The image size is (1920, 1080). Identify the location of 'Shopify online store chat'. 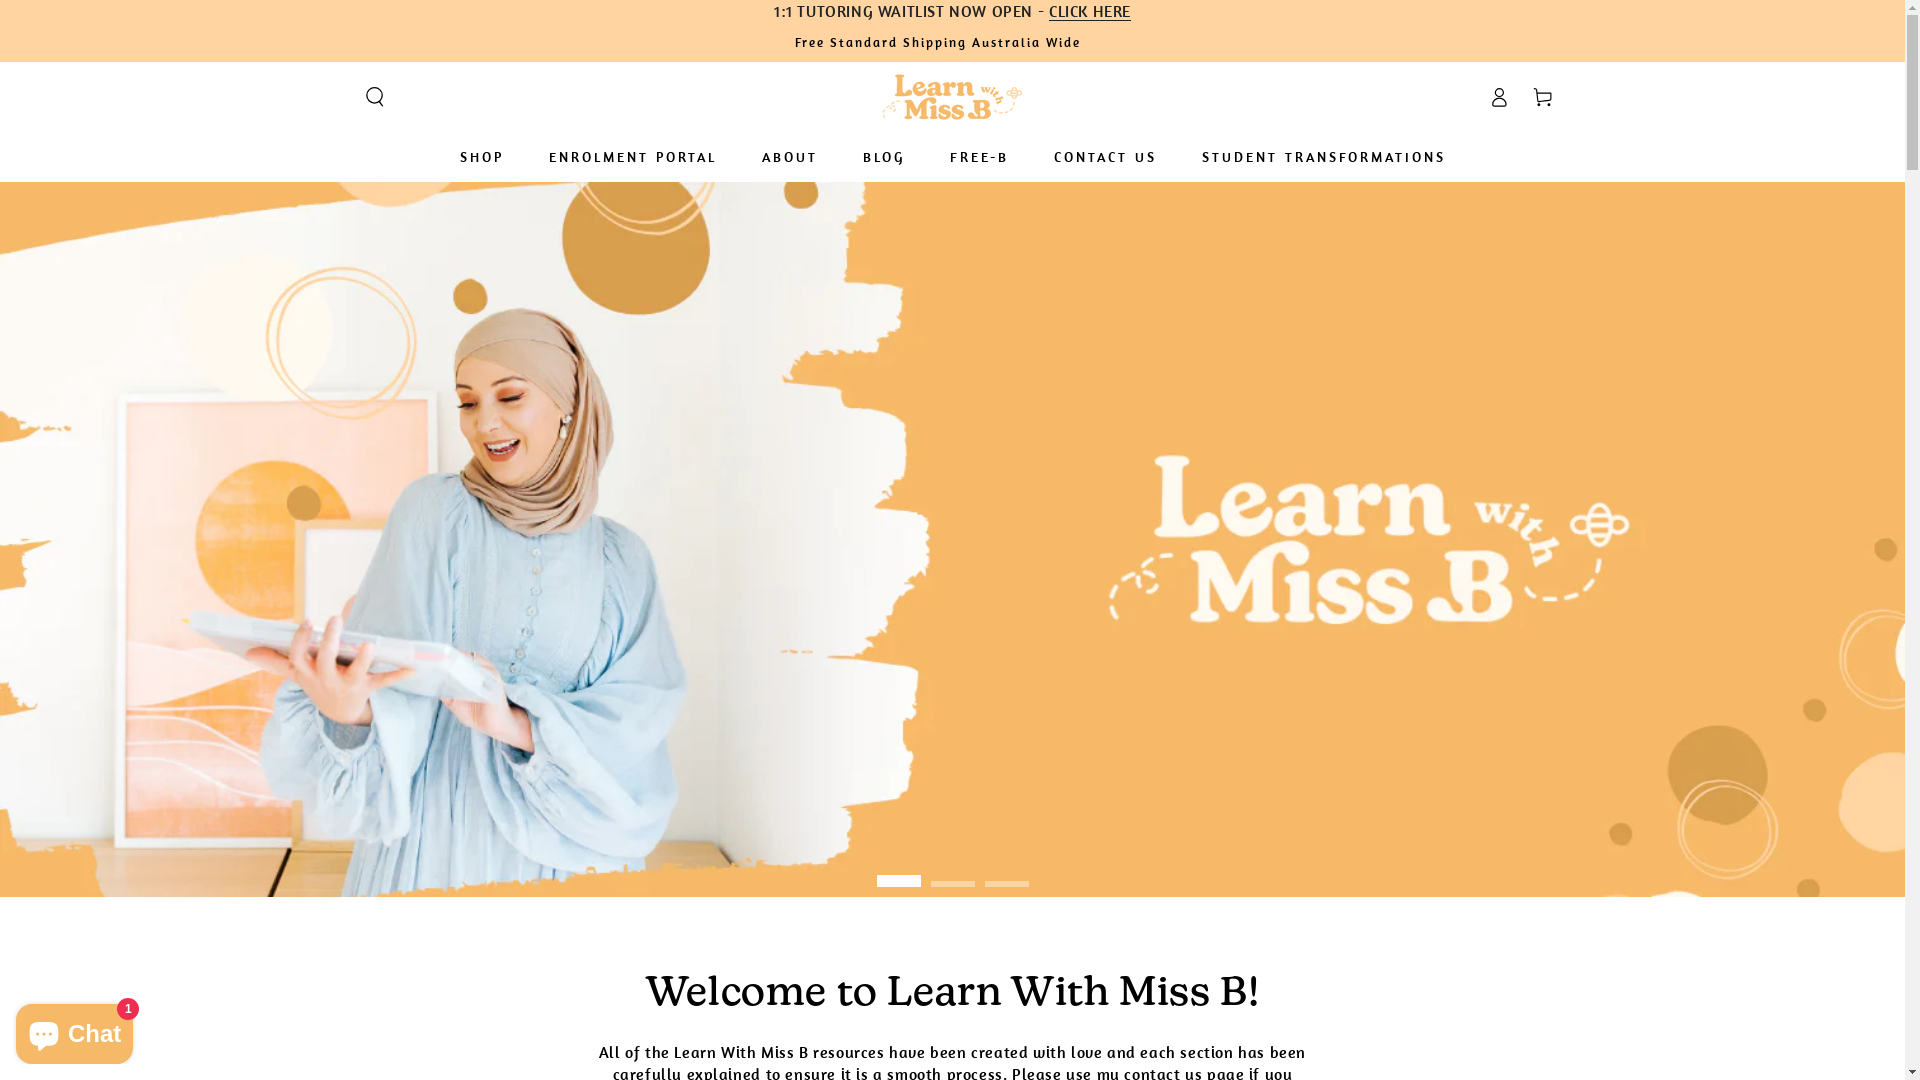
(74, 1029).